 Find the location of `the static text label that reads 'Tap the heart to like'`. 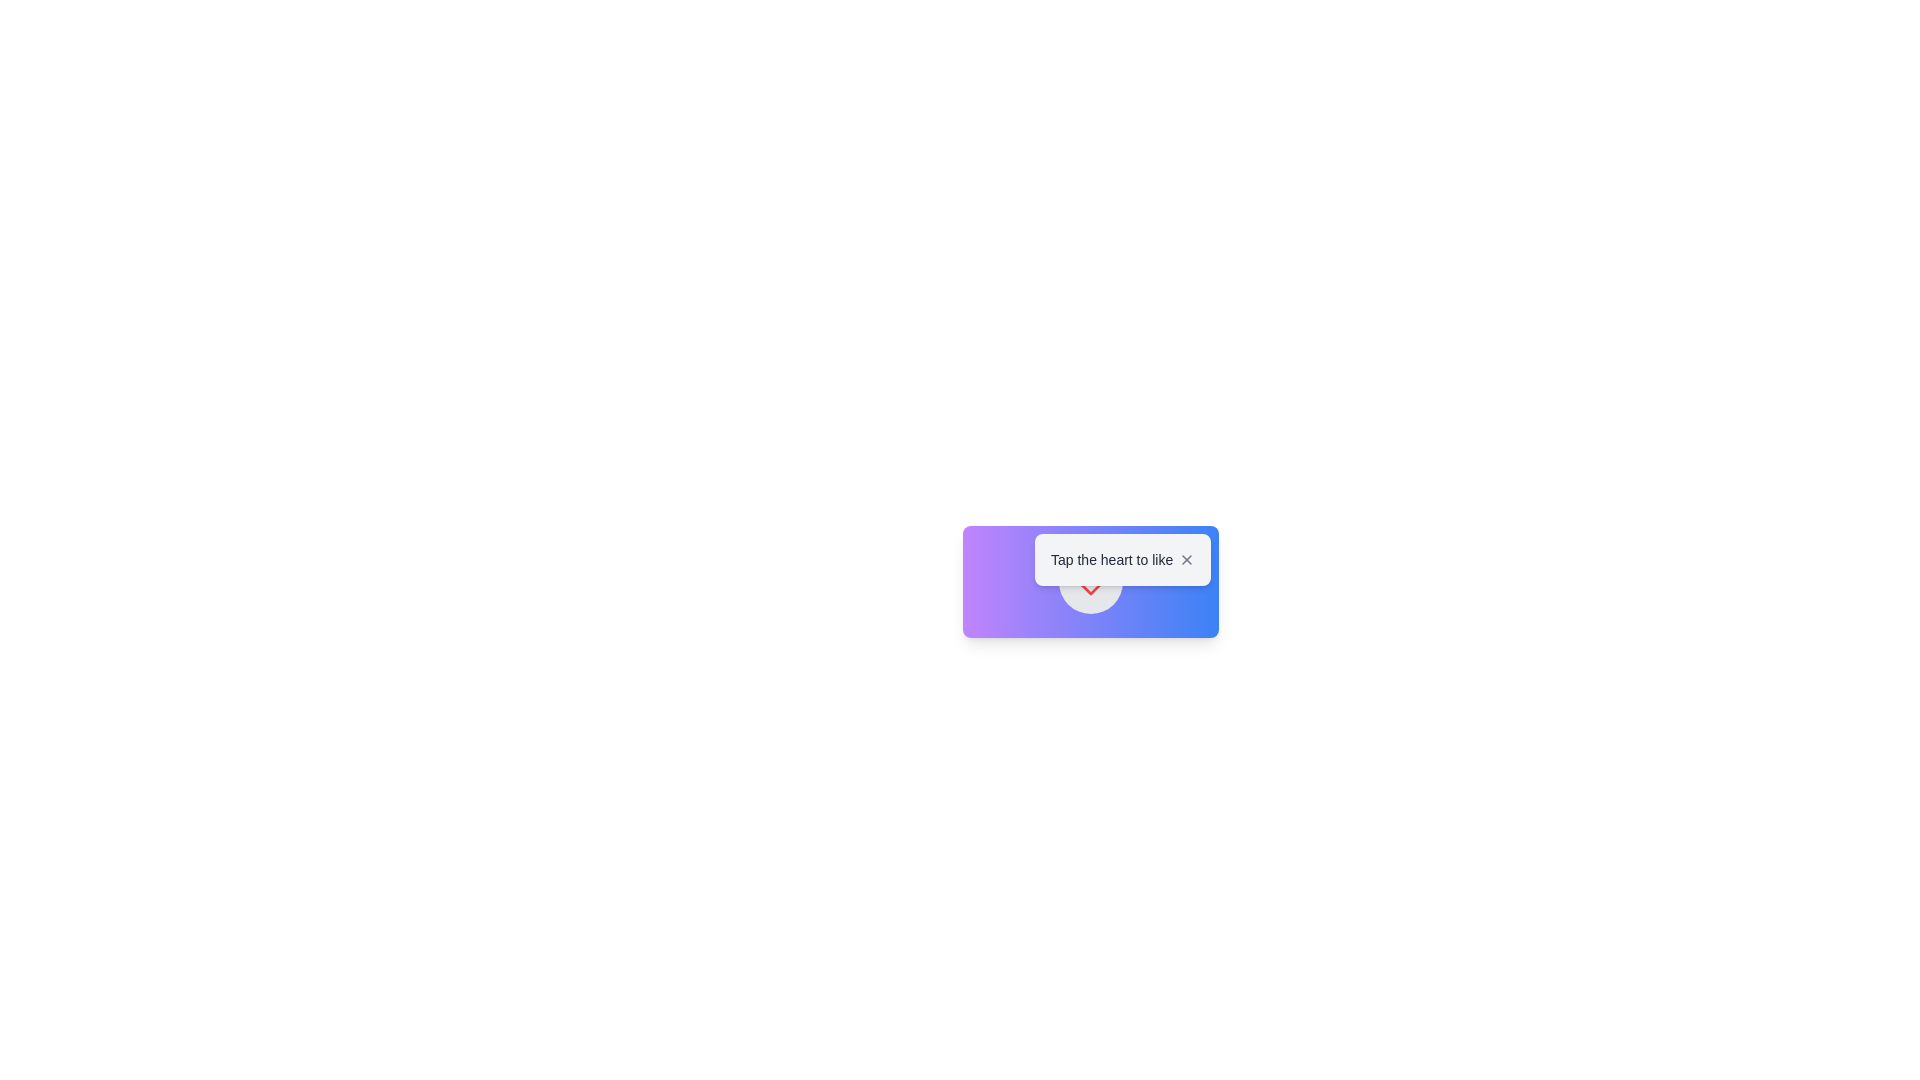

the static text label that reads 'Tap the heart to like' is located at coordinates (1111, 559).